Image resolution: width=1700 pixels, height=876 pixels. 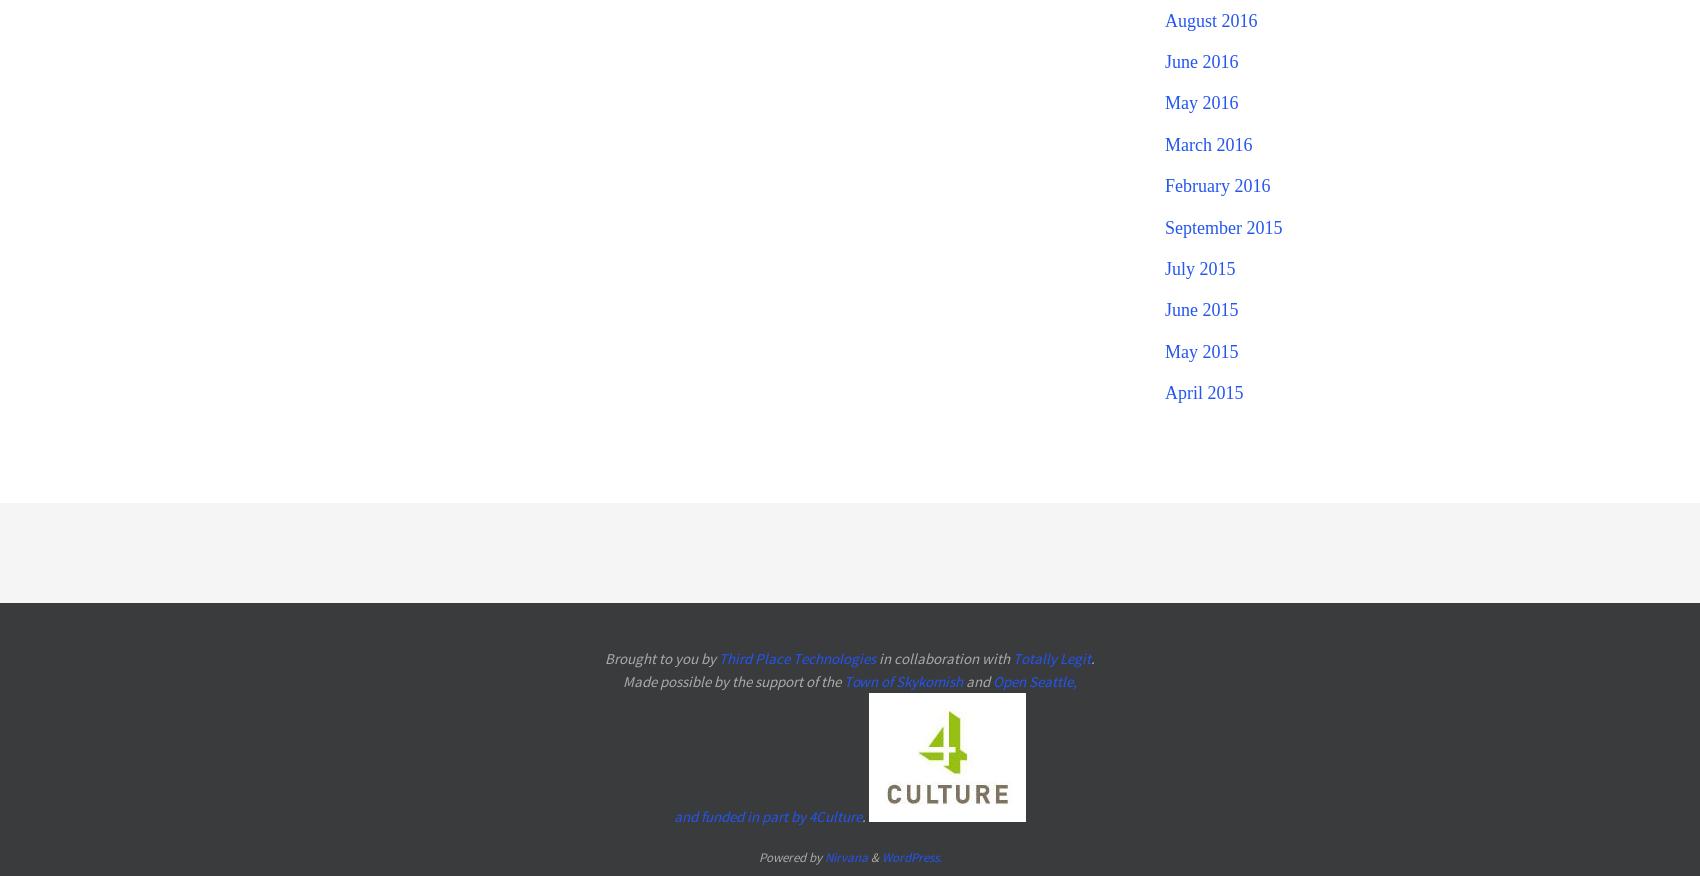 I want to click on ',', so click(x=1073, y=679).